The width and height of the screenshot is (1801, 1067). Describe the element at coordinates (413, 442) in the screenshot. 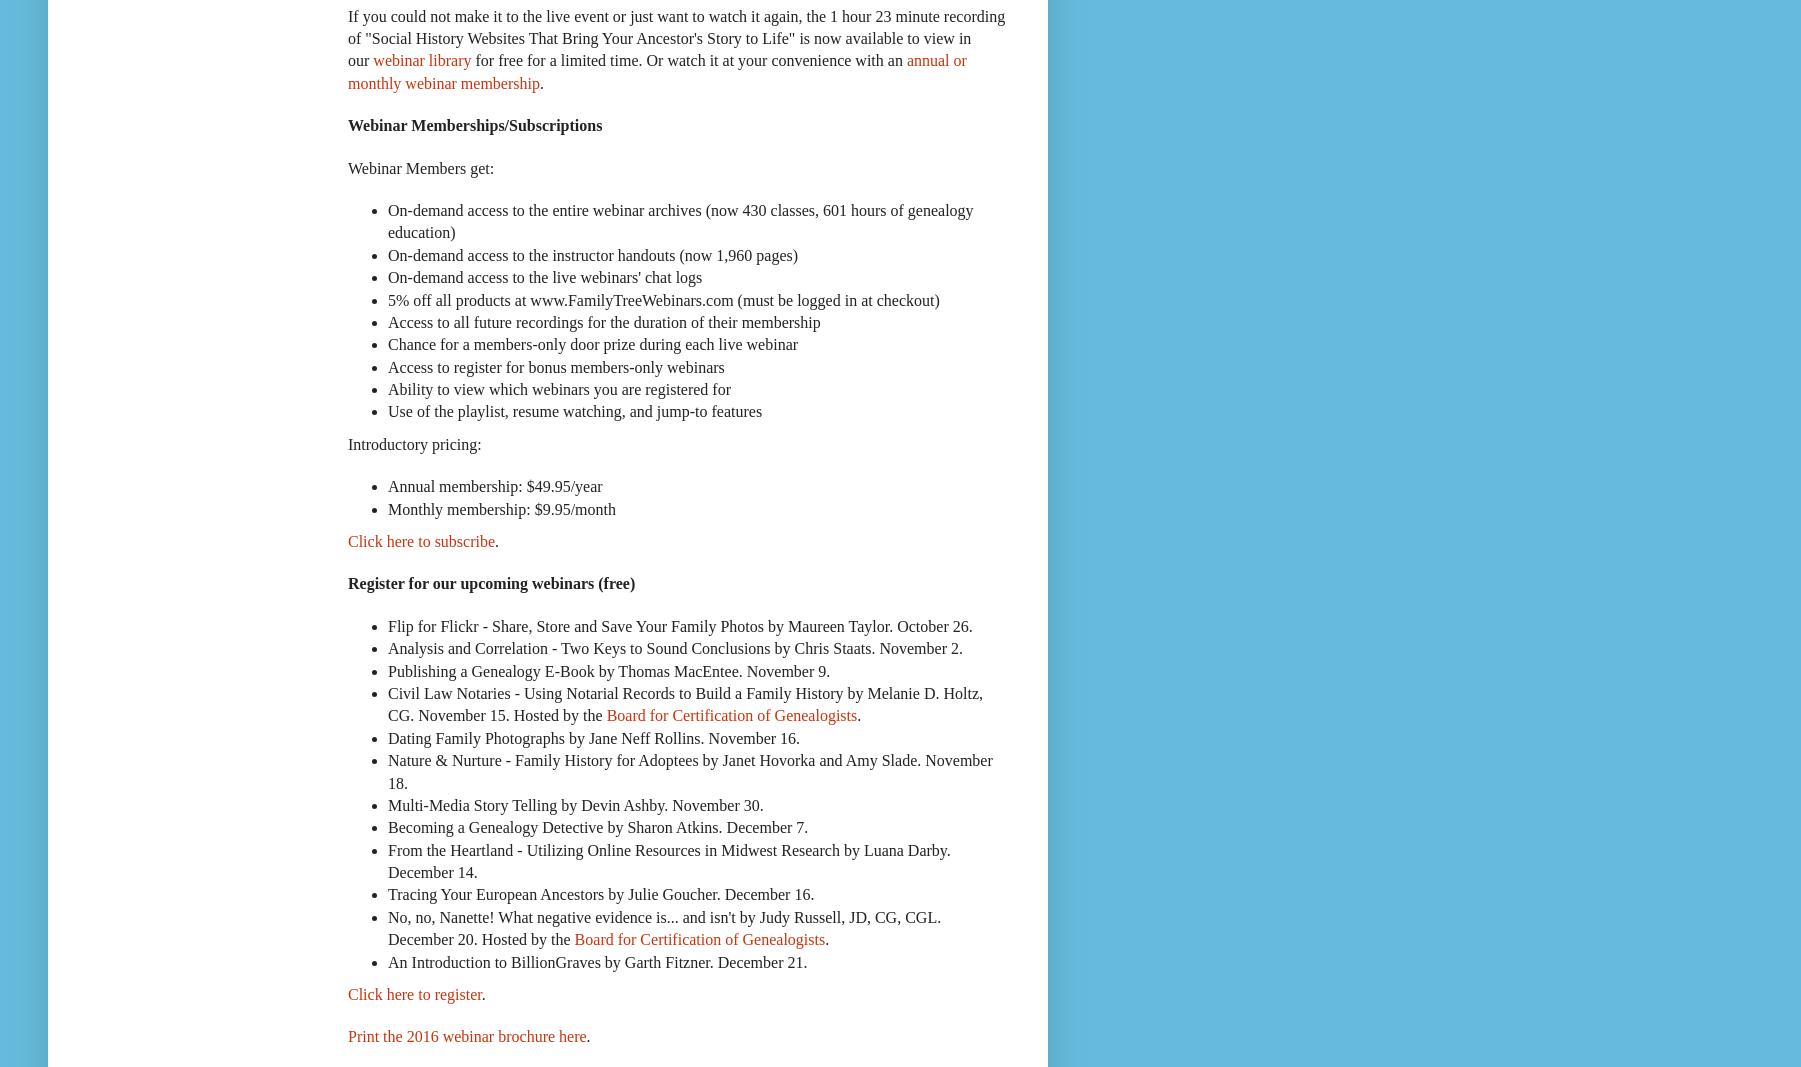

I see `'Introductory pricing:'` at that location.